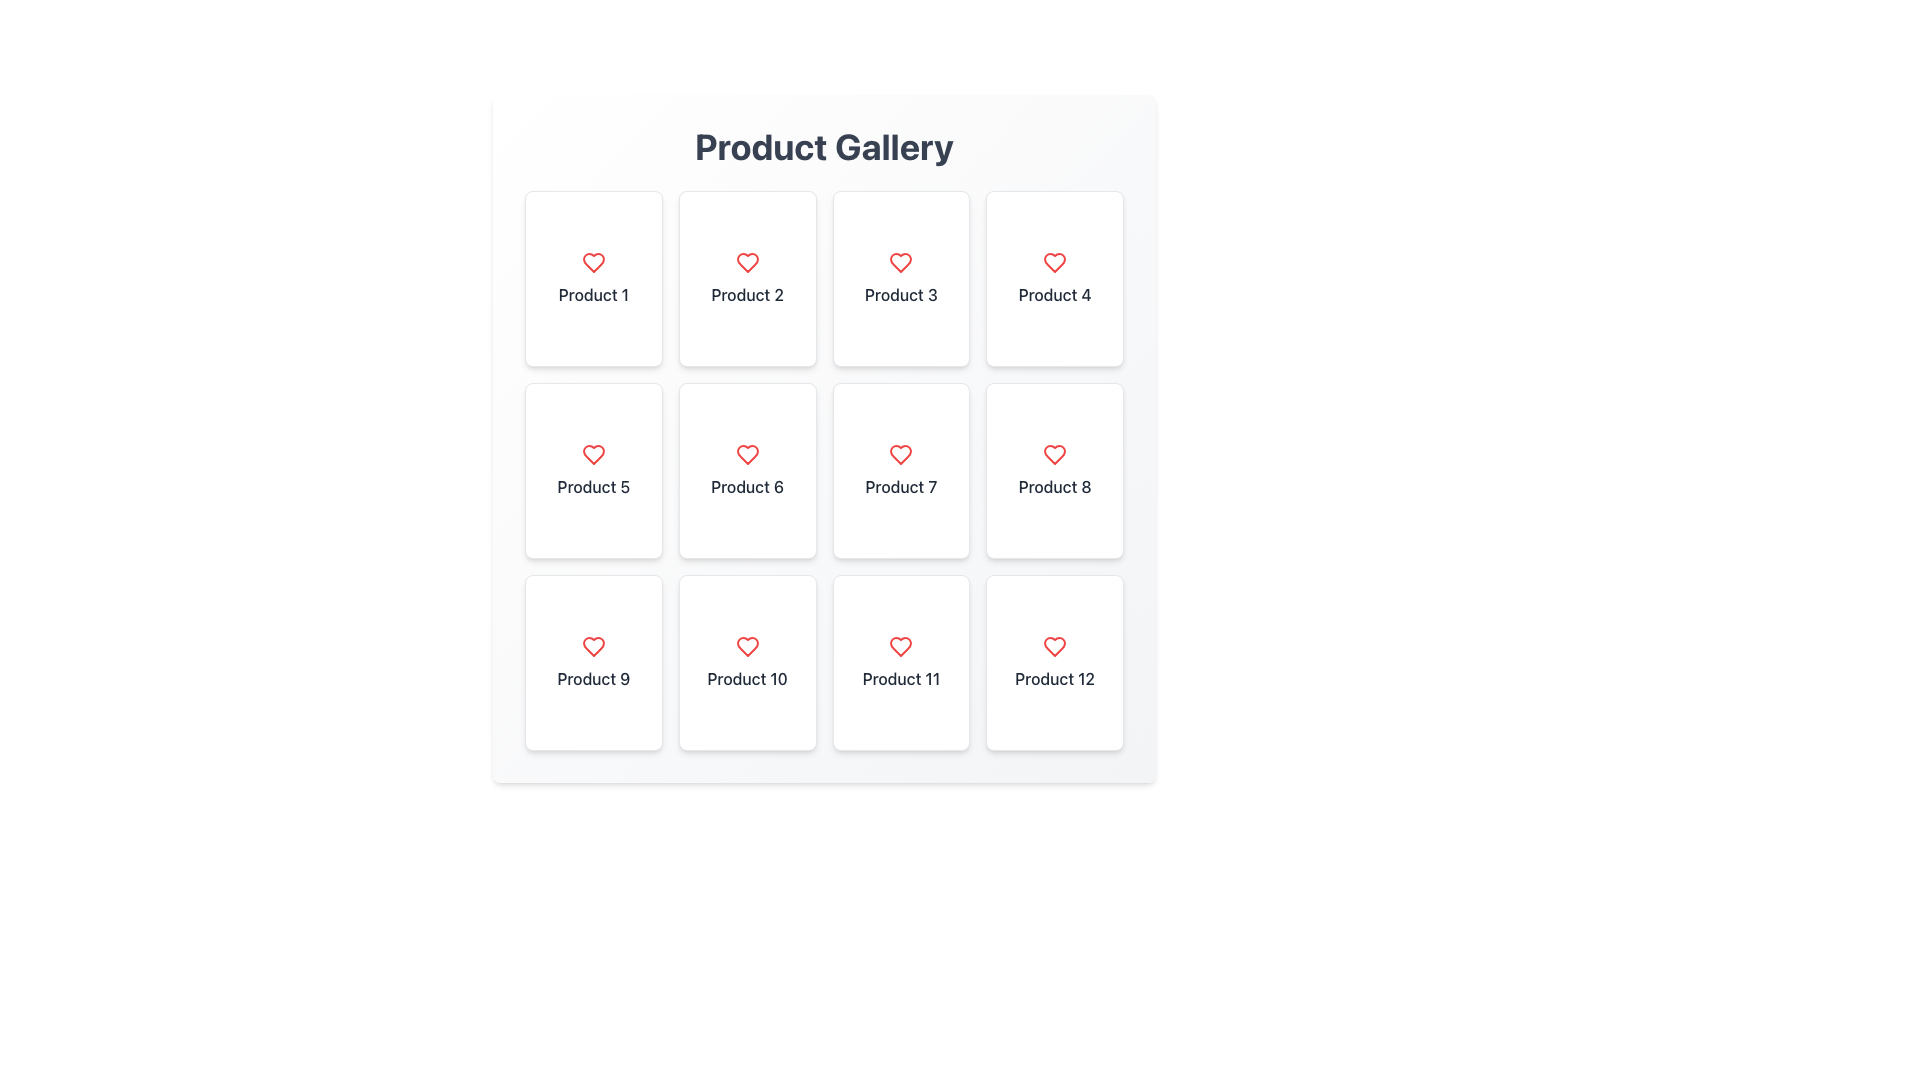  Describe the element at coordinates (592, 455) in the screenshot. I see `the heart icon in the second row, first column of the grid layout under 'Product Gallery'` at that location.